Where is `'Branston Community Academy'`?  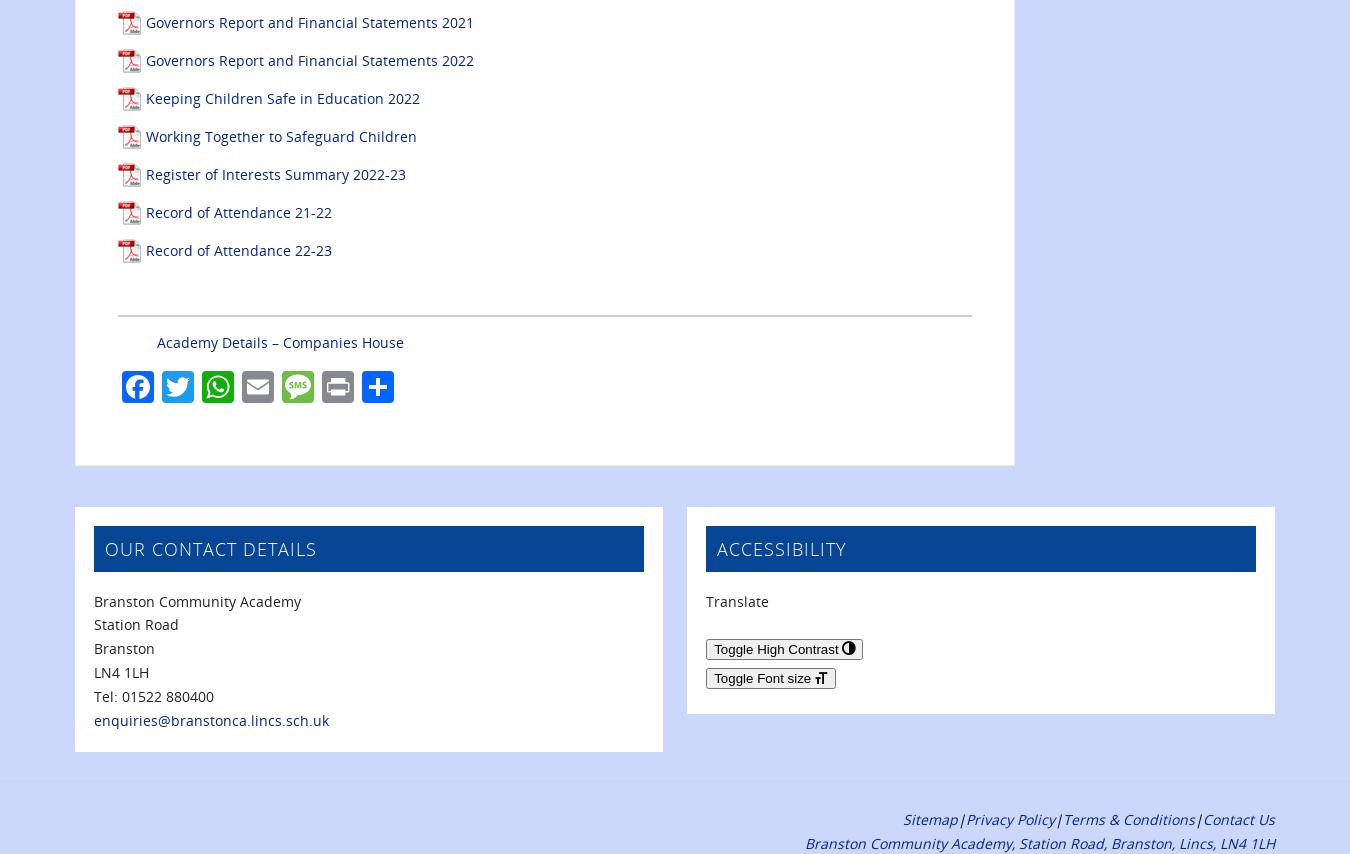 'Branston Community Academy' is located at coordinates (197, 600).